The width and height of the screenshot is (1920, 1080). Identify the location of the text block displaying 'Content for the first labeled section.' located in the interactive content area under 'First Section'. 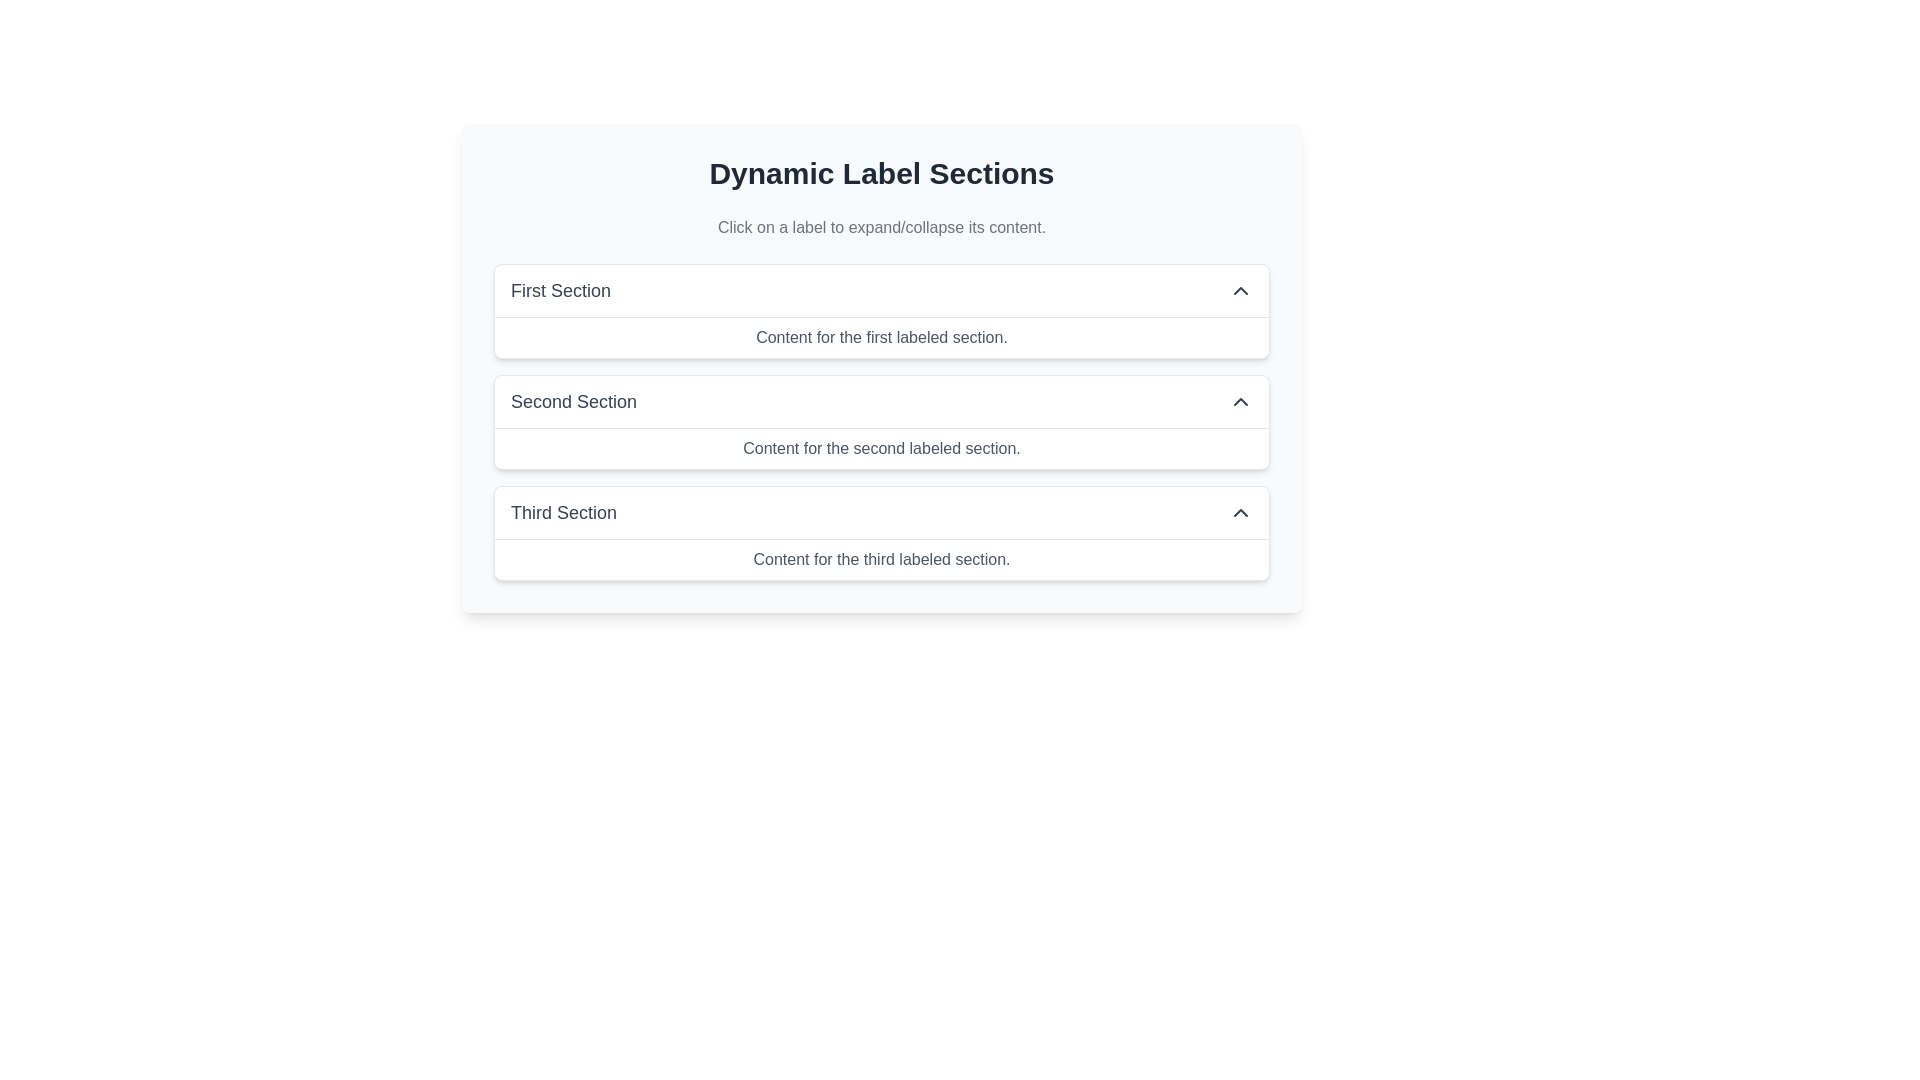
(881, 336).